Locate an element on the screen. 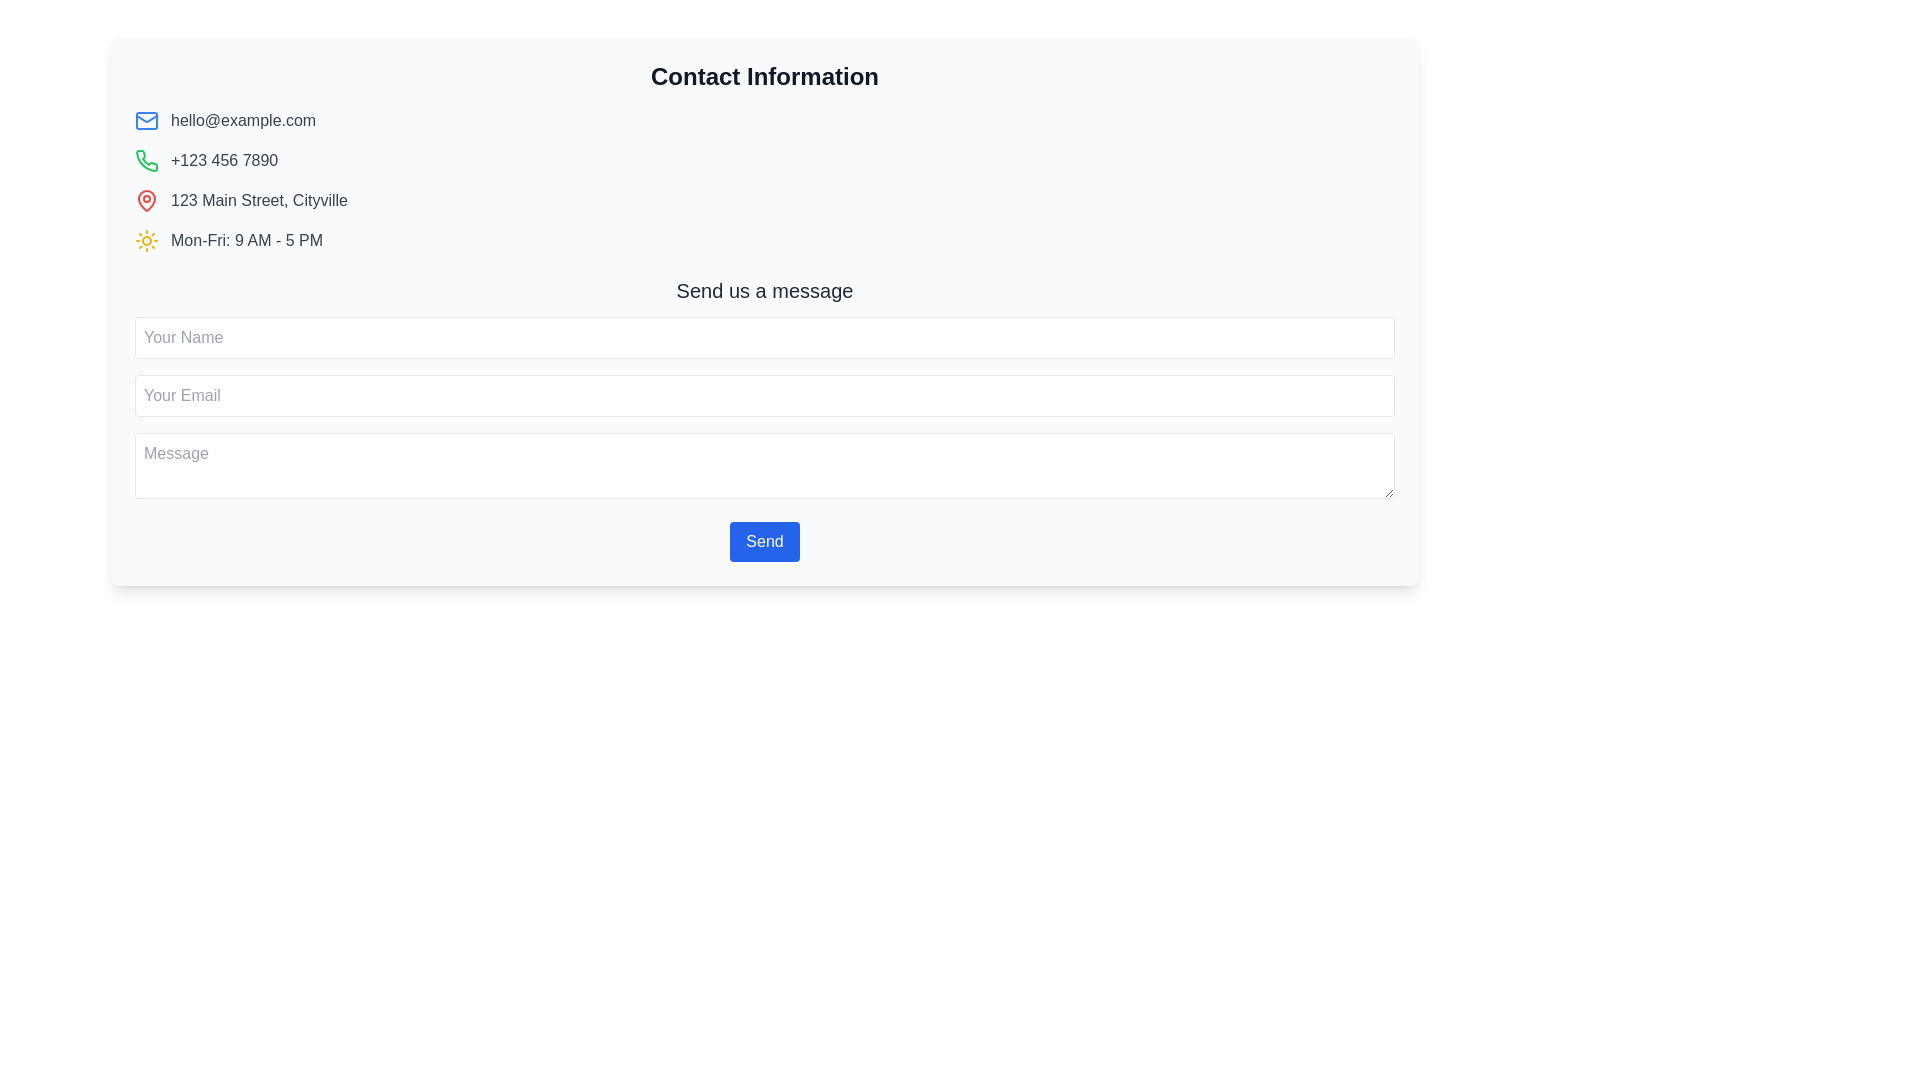 The image size is (1920, 1080). the static text displaying the contact email address located underneath the 'Contact Information' header, positioned to the right of the mail icon is located at coordinates (242, 120).